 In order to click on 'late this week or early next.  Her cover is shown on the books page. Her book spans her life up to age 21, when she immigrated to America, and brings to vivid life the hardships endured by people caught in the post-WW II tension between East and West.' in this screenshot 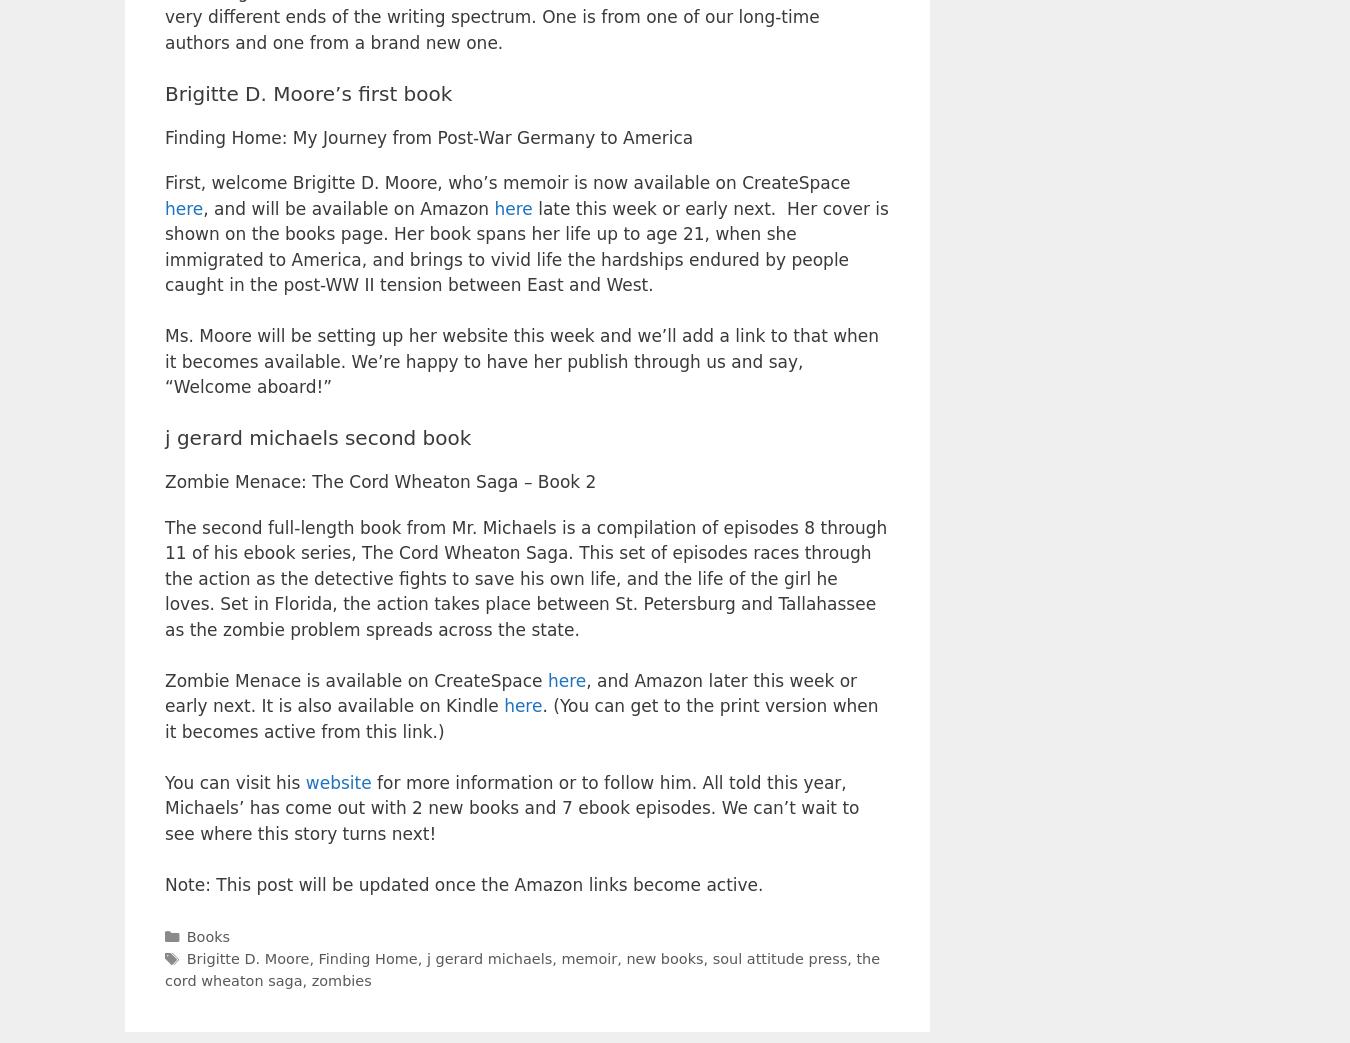, I will do `click(164, 246)`.